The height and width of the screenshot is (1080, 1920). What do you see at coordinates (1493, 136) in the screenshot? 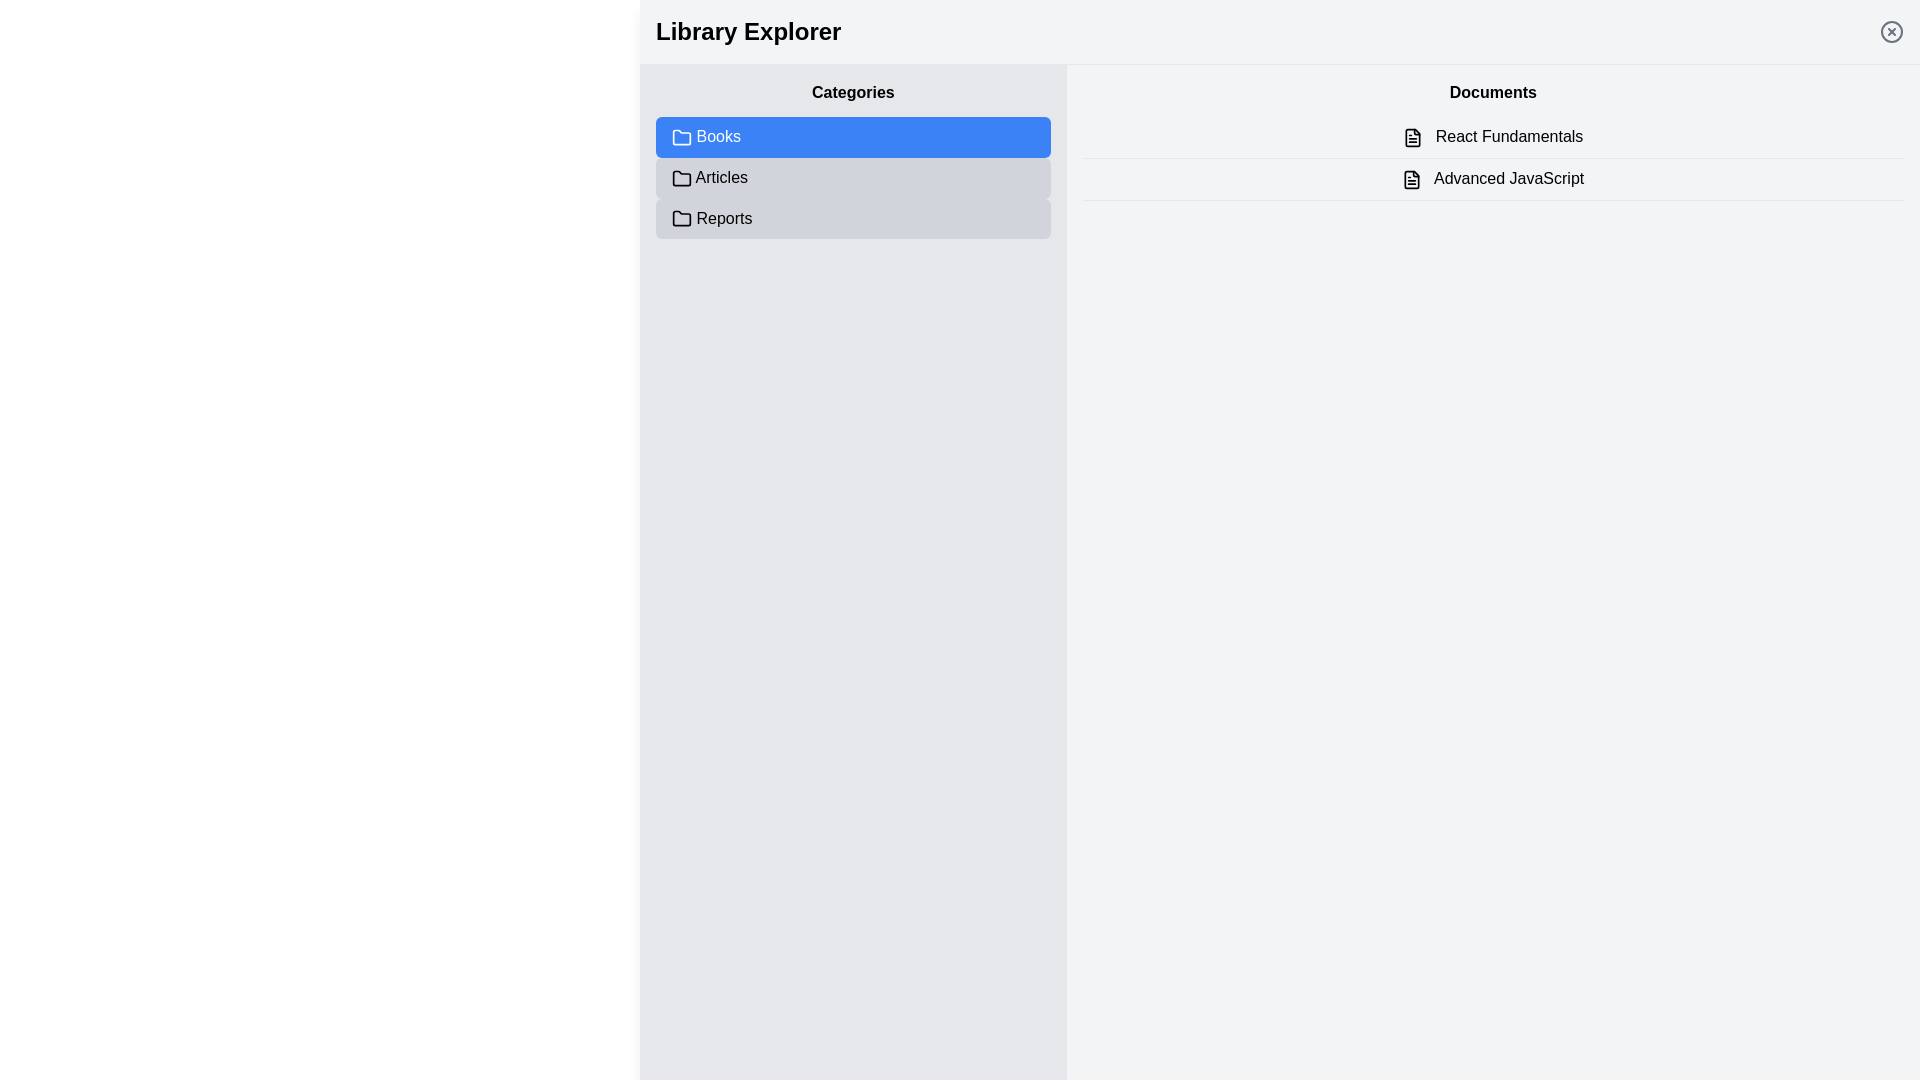
I see `the 'React Fundamentals' text button with an accompanying icon` at bounding box center [1493, 136].